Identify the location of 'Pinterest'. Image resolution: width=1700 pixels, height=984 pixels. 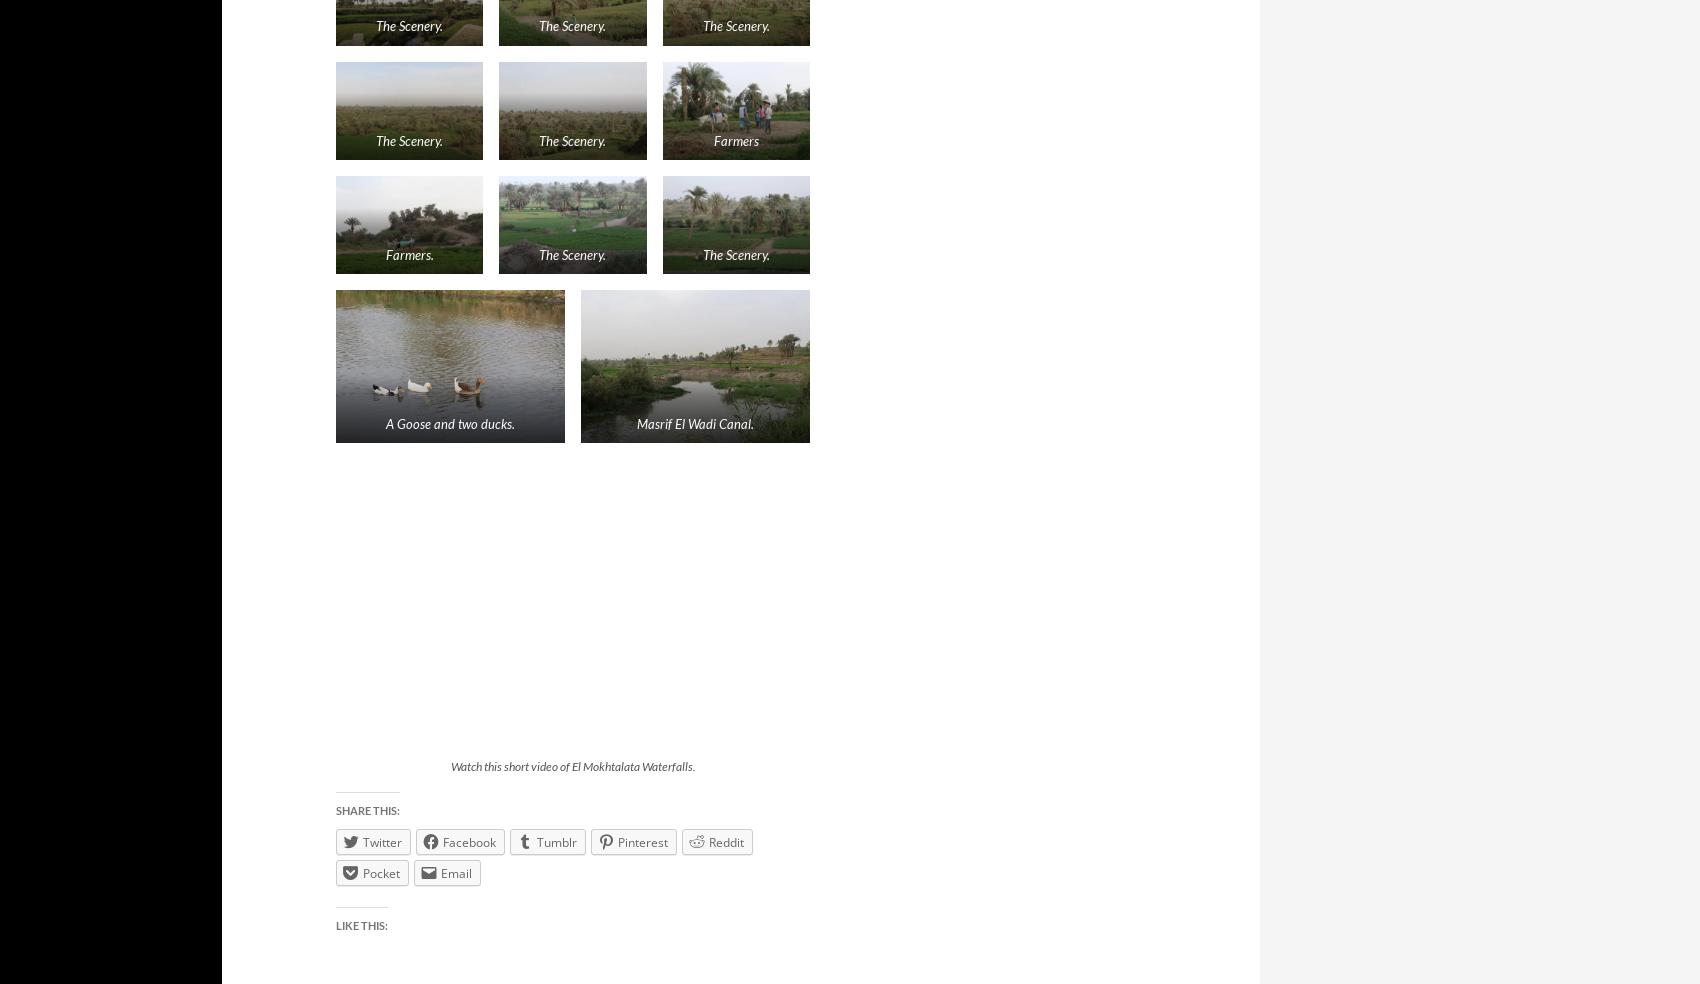
(616, 840).